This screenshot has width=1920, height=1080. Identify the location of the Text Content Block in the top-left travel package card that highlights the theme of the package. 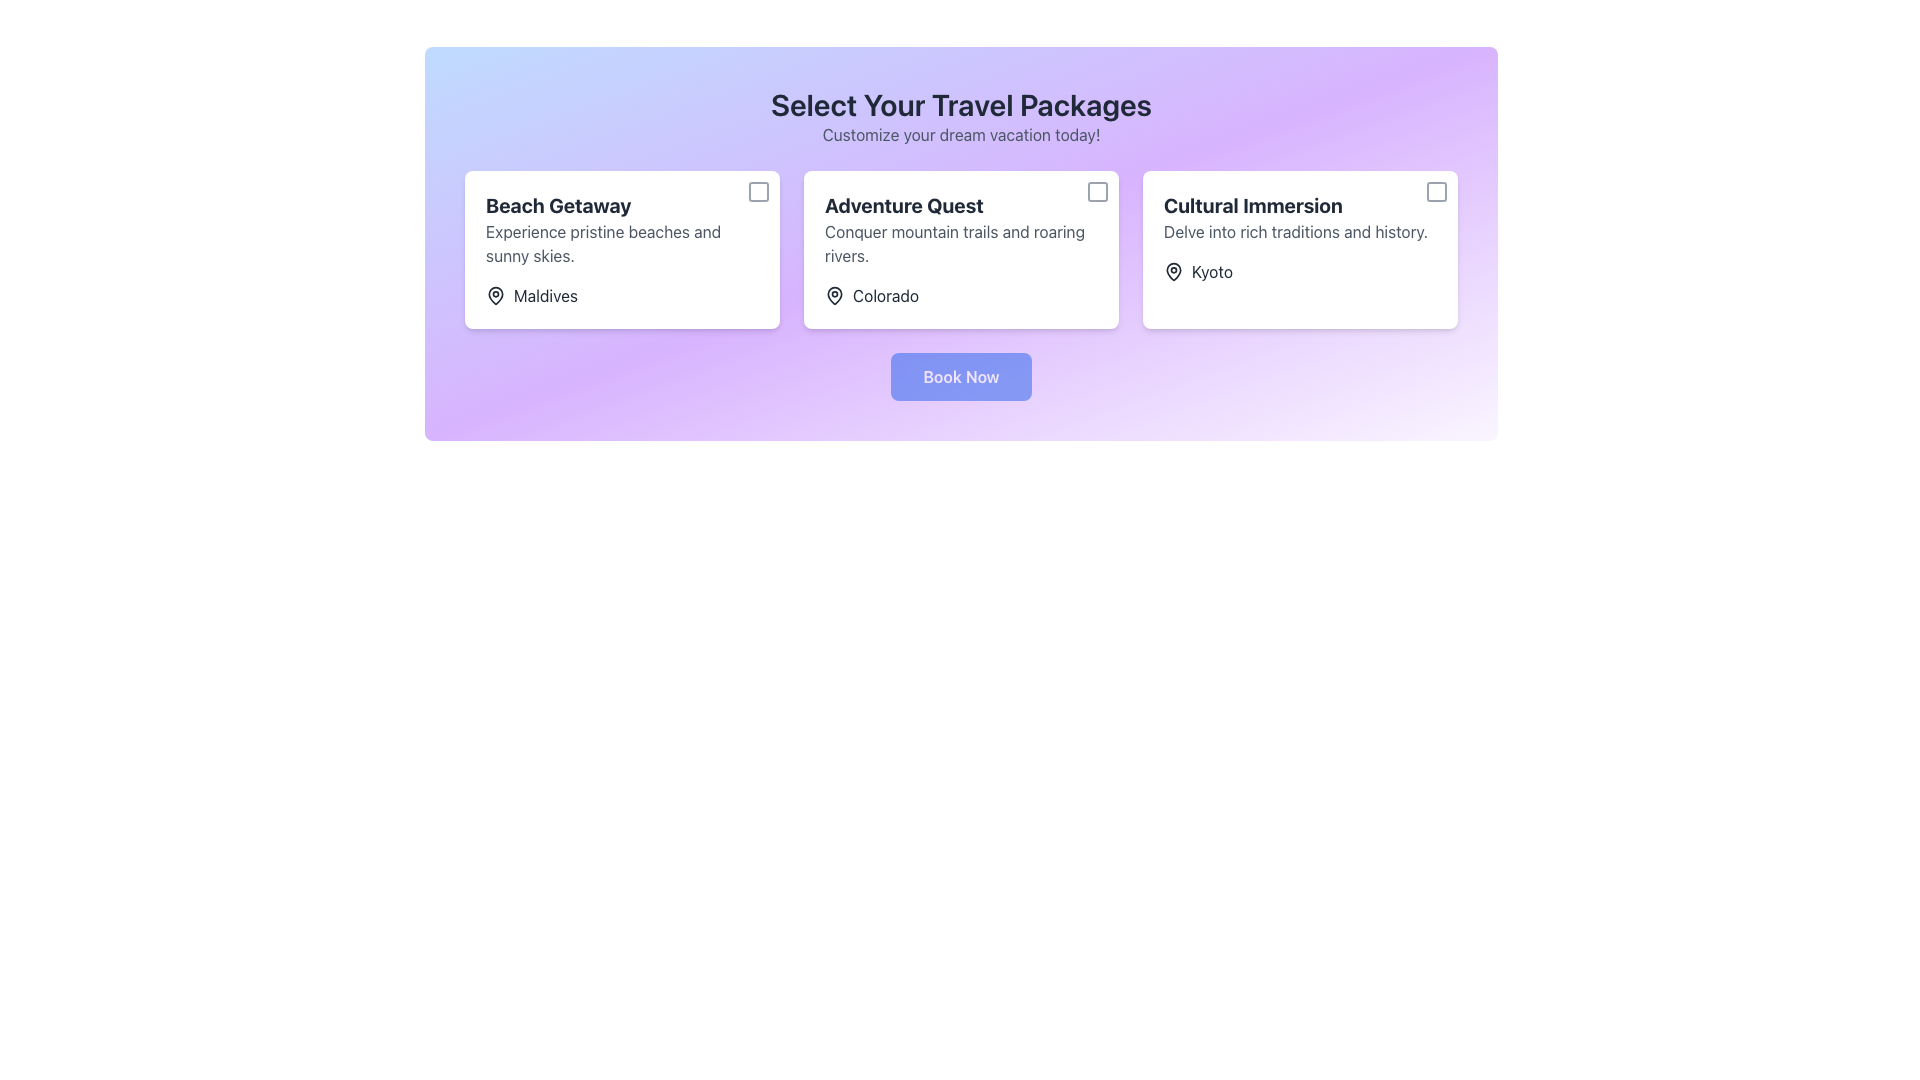
(621, 229).